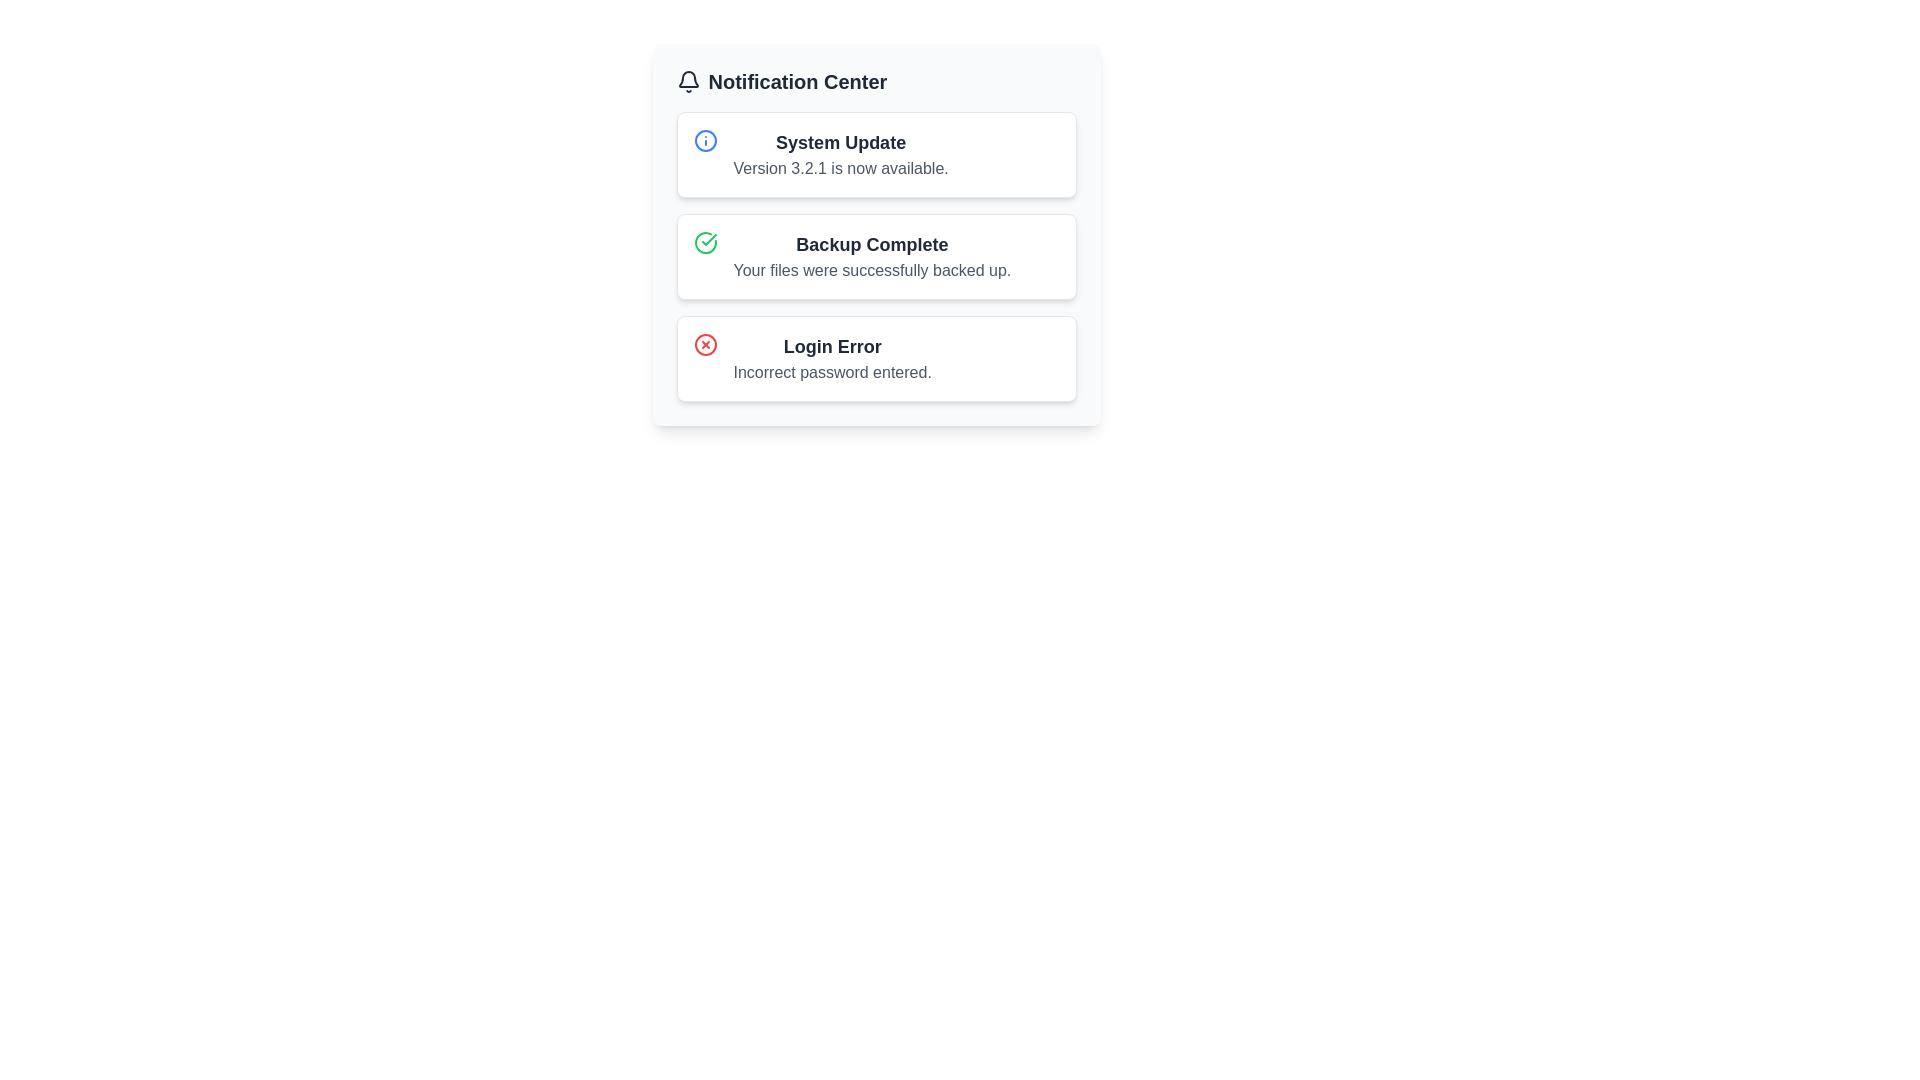 The image size is (1920, 1080). I want to click on the bell icon located in the header of the Notification Center, which indicates notifications or alerts, so click(688, 80).